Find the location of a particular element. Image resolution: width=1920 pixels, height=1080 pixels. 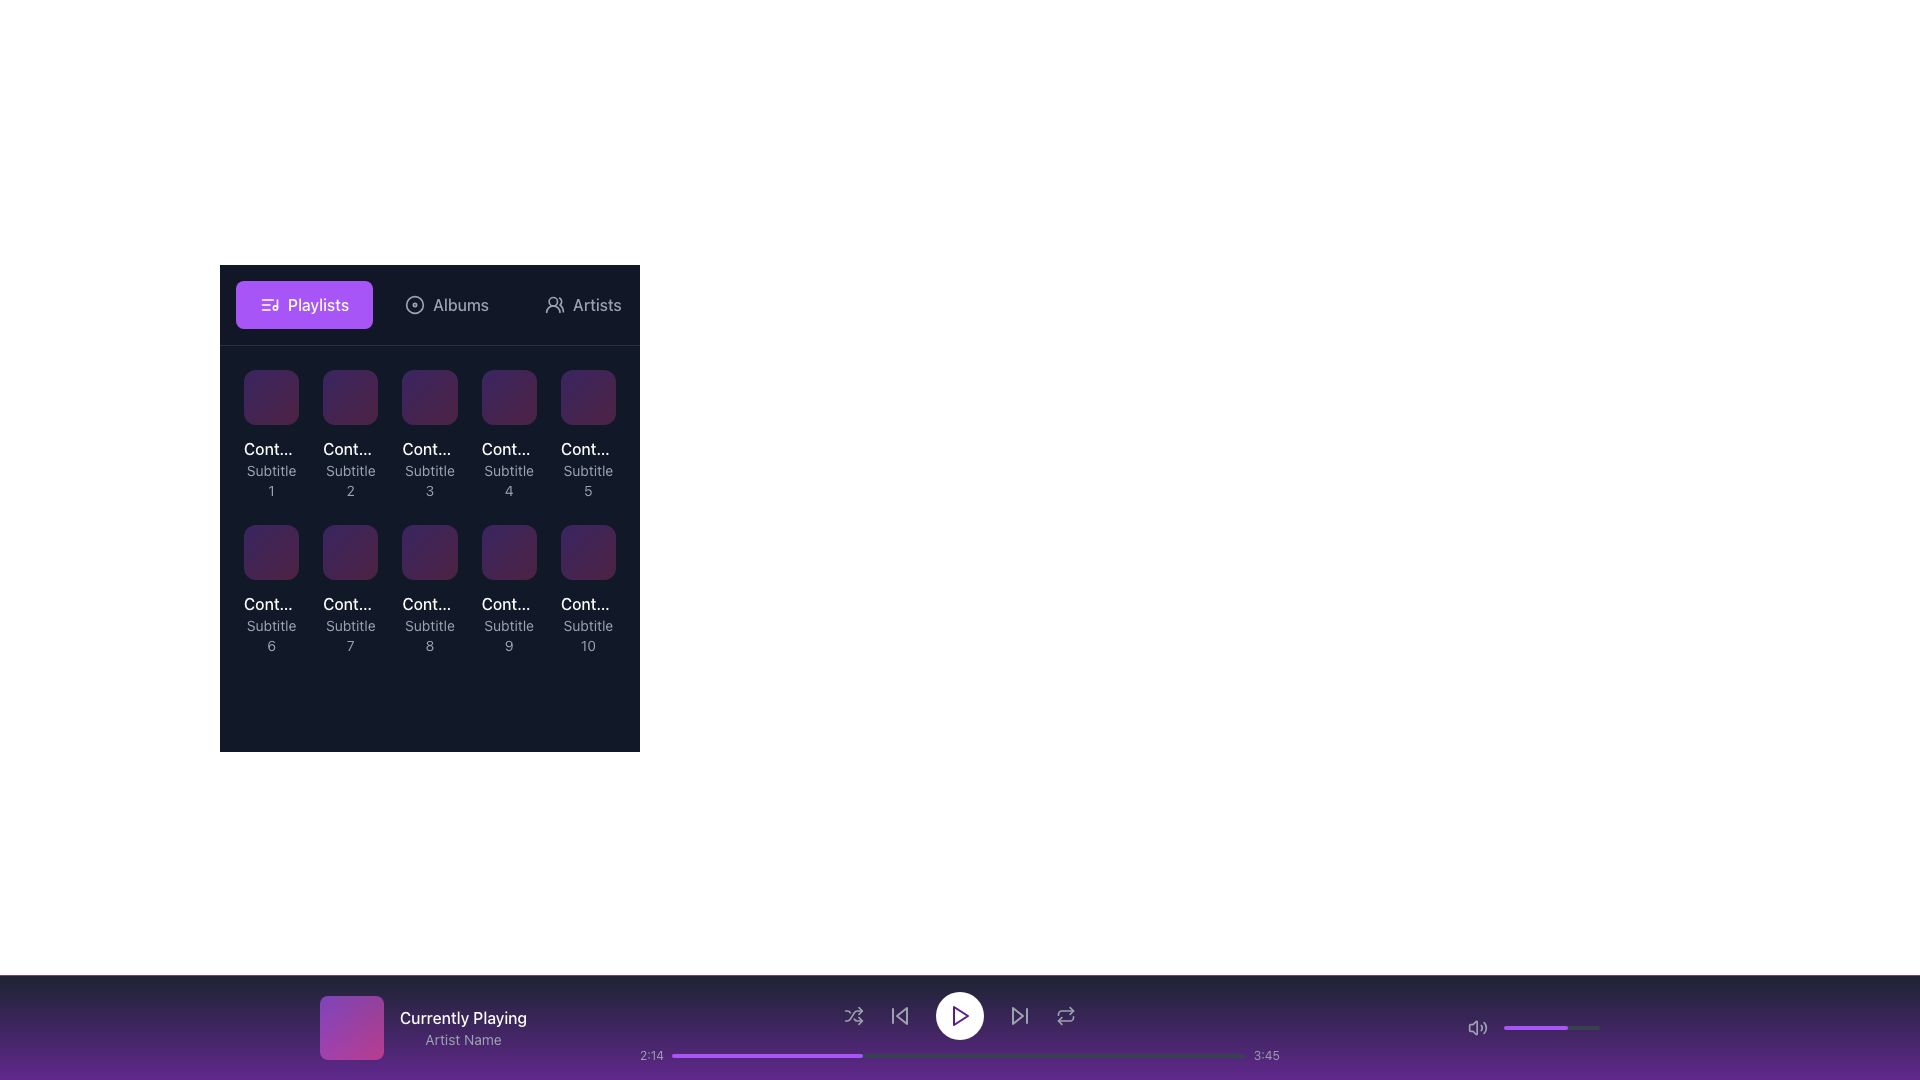

the square button with a gradient background transitioning from purple to pink, located in the top row, third column under the 'Playlists' section is located at coordinates (429, 397).